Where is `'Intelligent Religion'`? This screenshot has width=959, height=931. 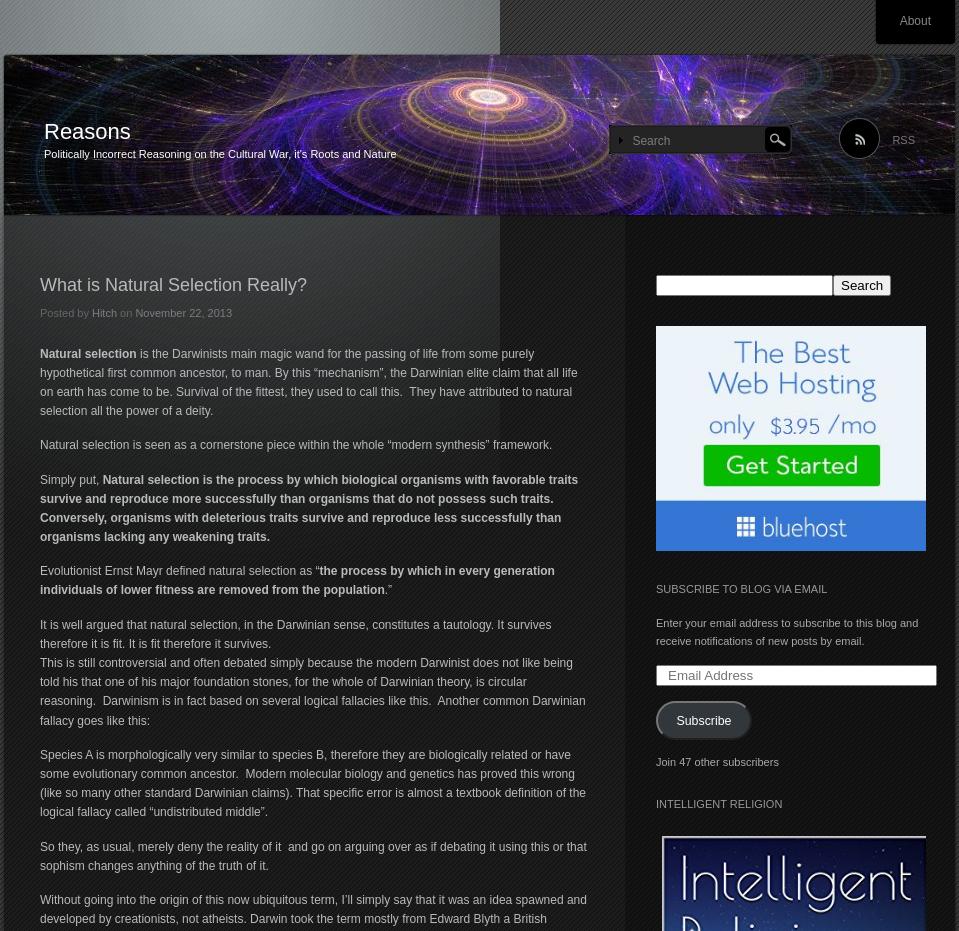 'Intelligent Religion' is located at coordinates (717, 803).